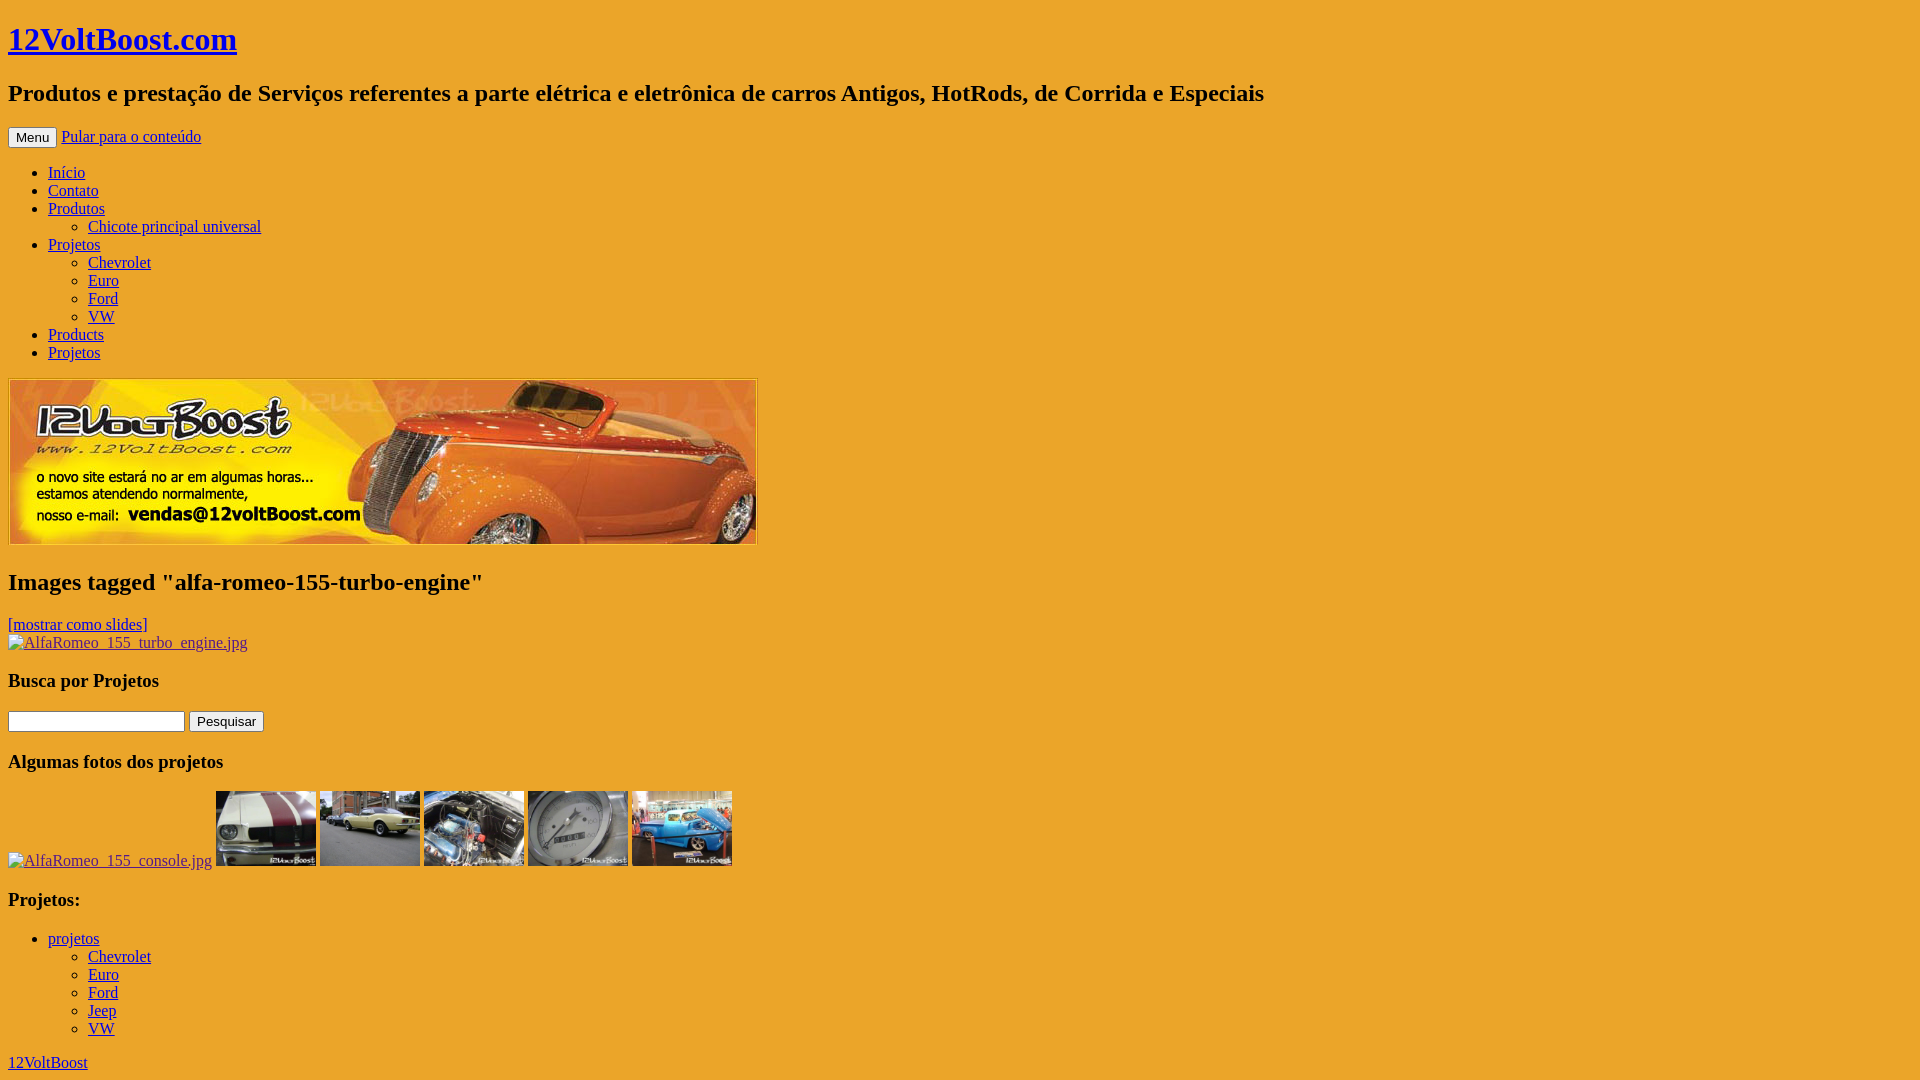  I want to click on '12VoltBoost.com', so click(121, 38).